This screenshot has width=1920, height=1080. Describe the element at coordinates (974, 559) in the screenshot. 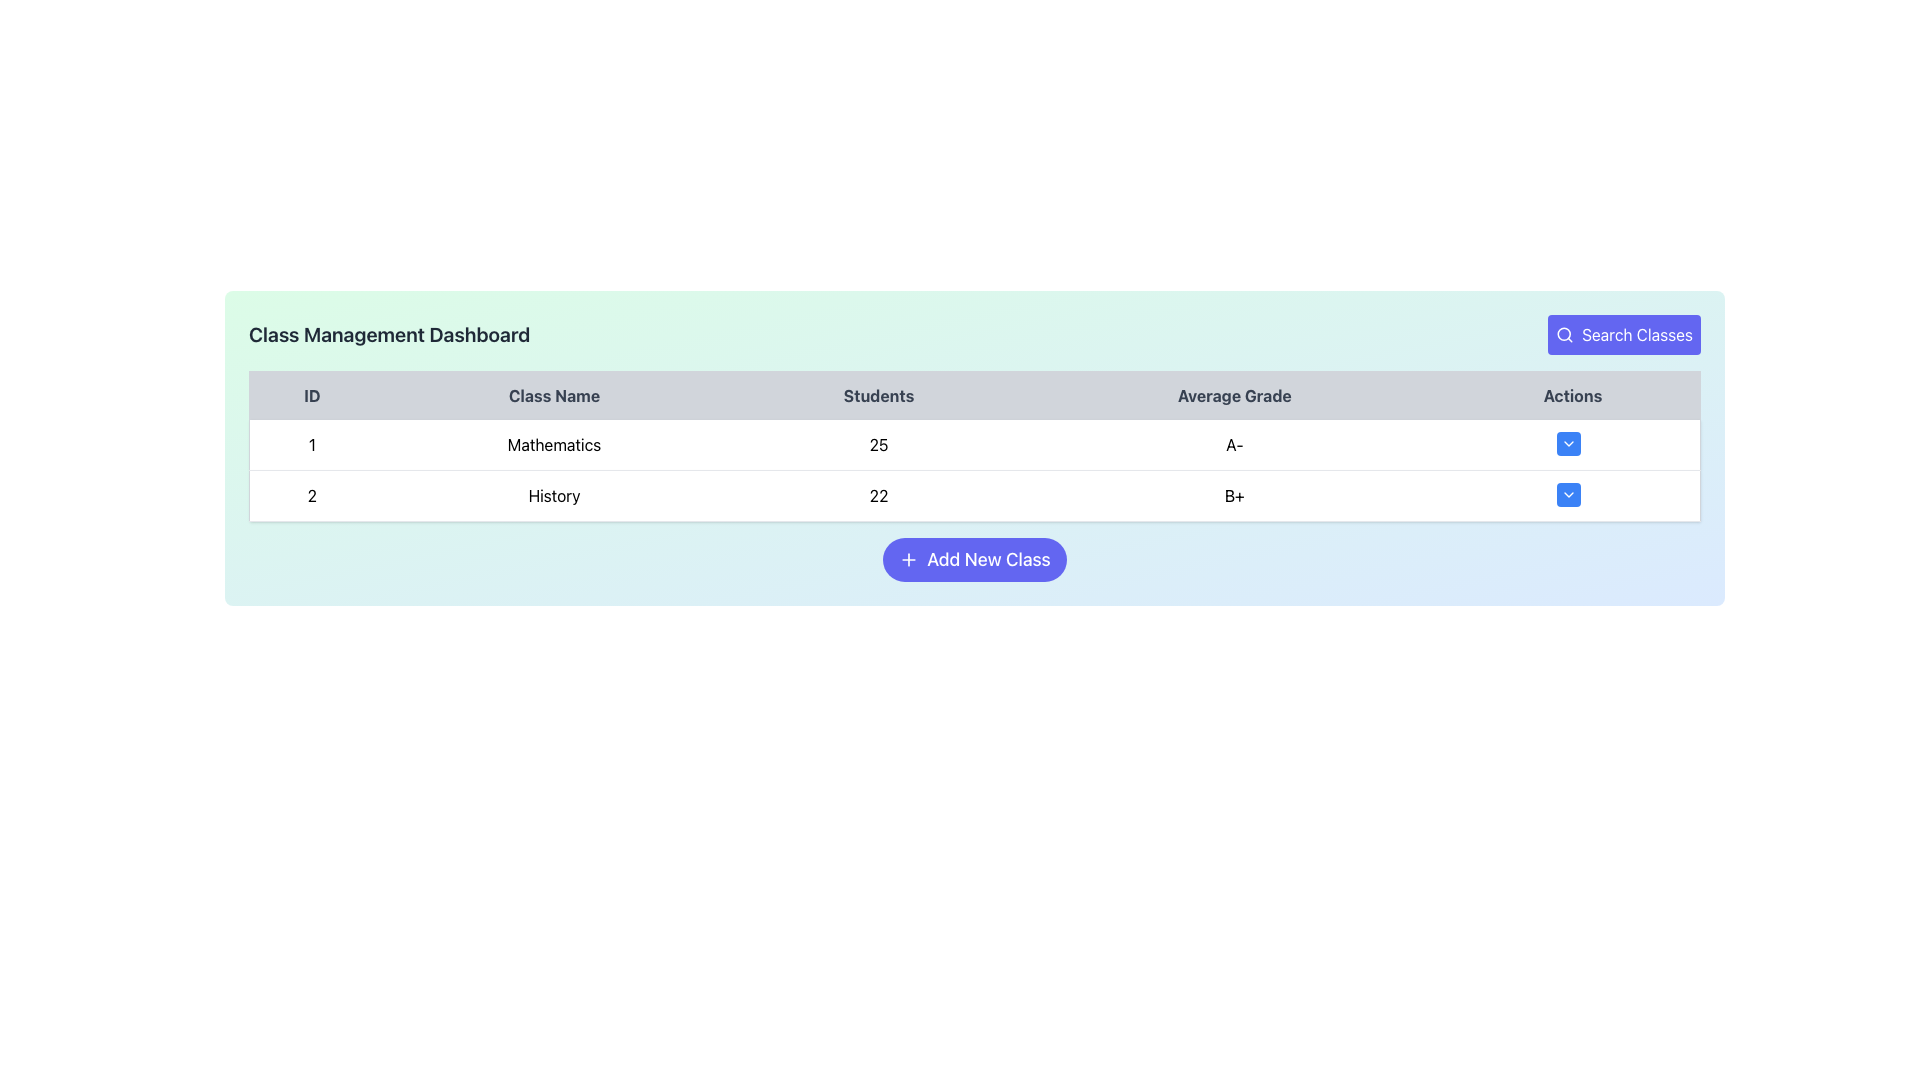

I see `the 'Add New Class' button which is a full-width rounded button with a blue fill and white bold text, located near the bottom of the interface` at that location.